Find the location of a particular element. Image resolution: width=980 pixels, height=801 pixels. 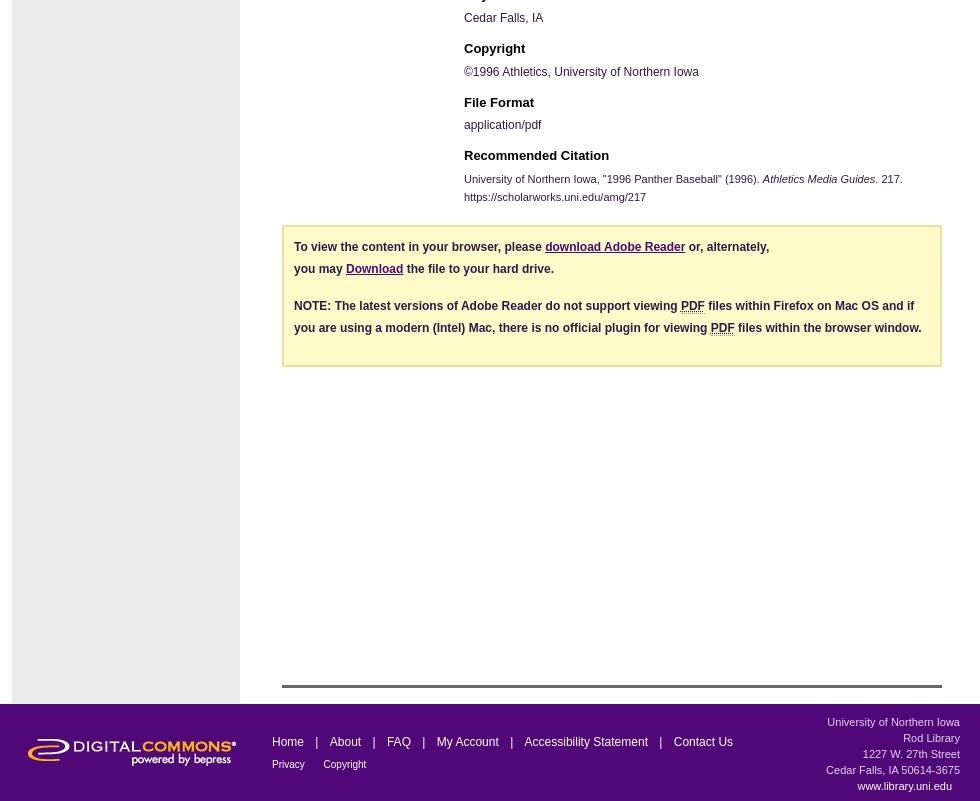

'To view the content in your browser, please' is located at coordinates (419, 245).